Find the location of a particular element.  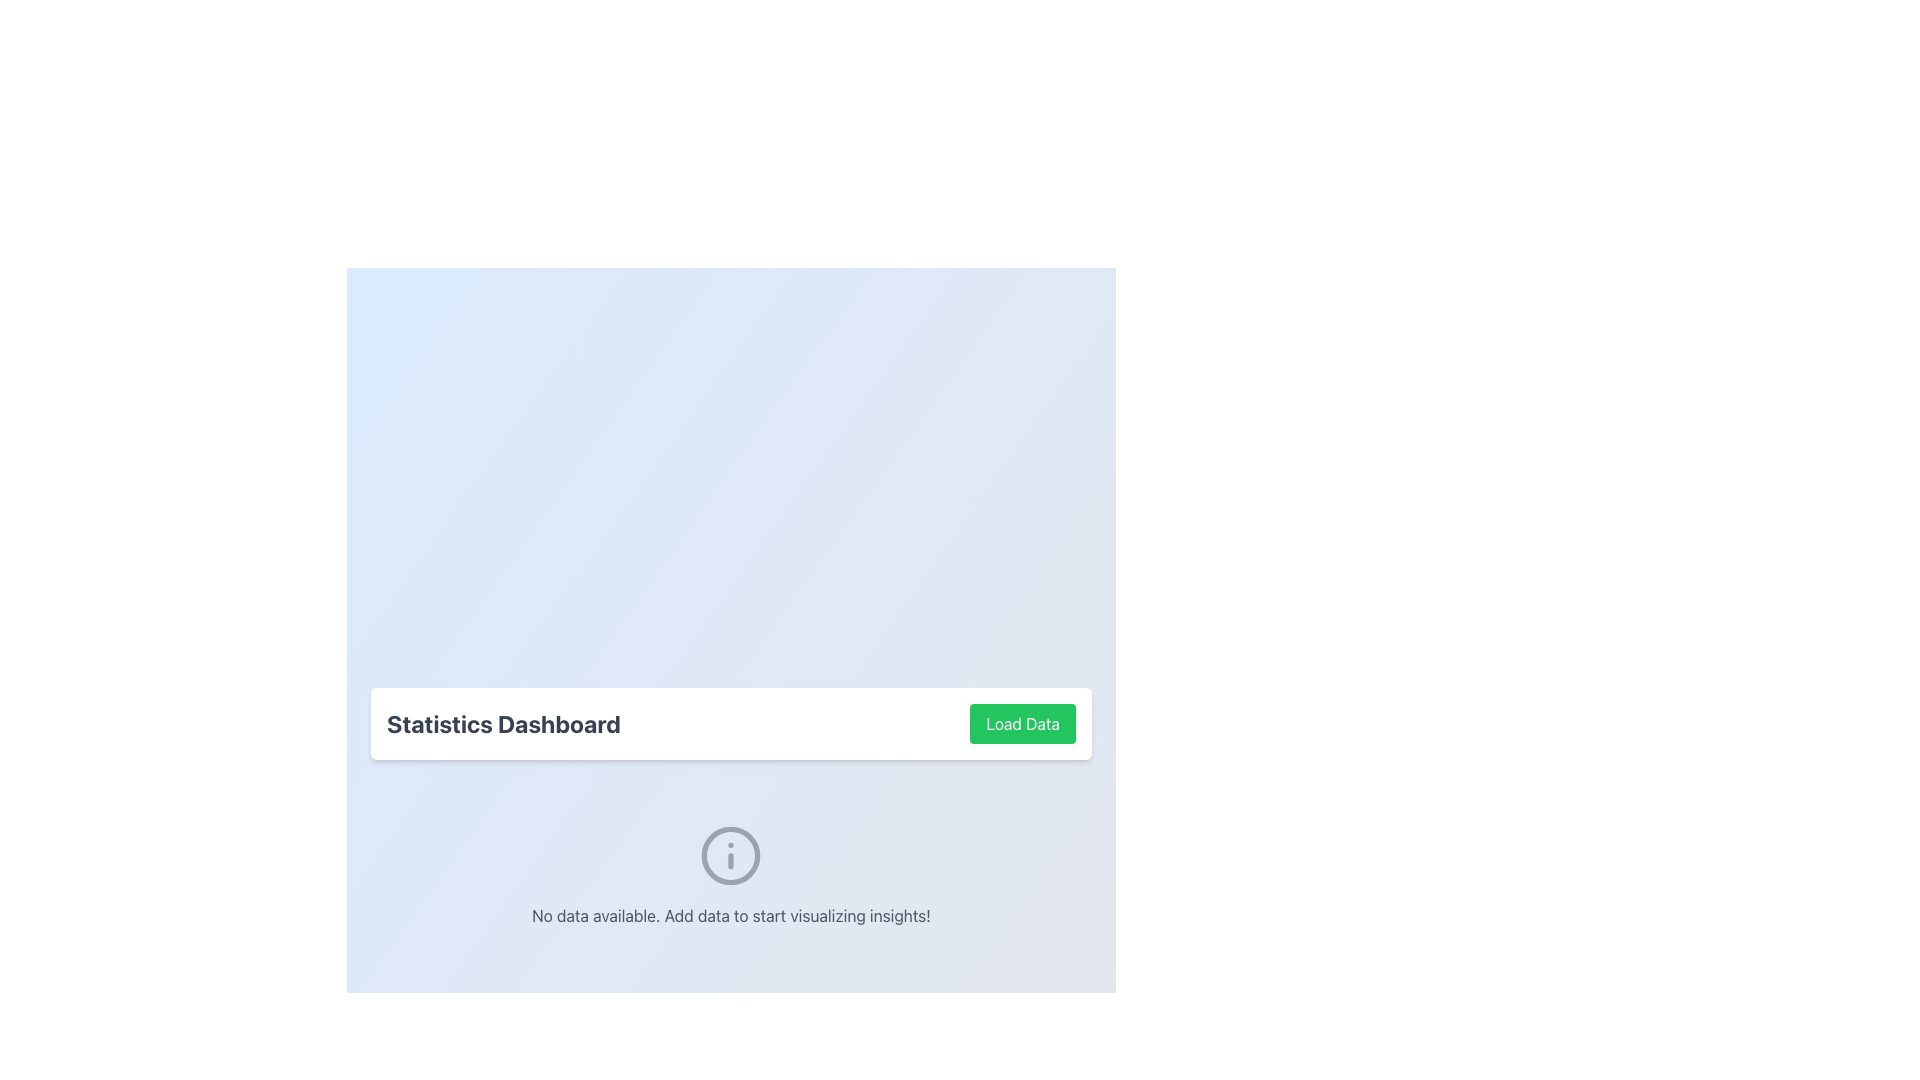

the prominent green button labeled 'Load Data' located in the bottom-right corner of the white panel under the blue background is located at coordinates (1023, 724).